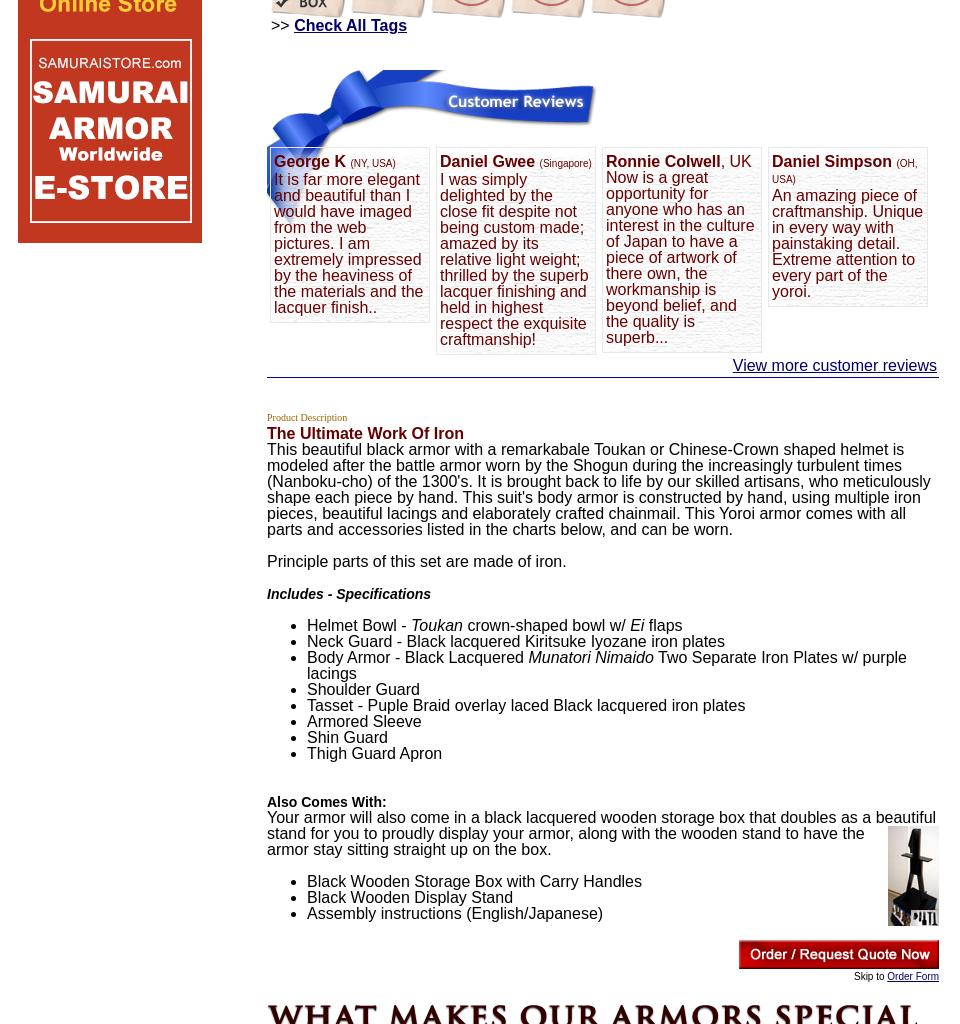  I want to click on 'Principle parts of this set are made of iron.', so click(265, 560).